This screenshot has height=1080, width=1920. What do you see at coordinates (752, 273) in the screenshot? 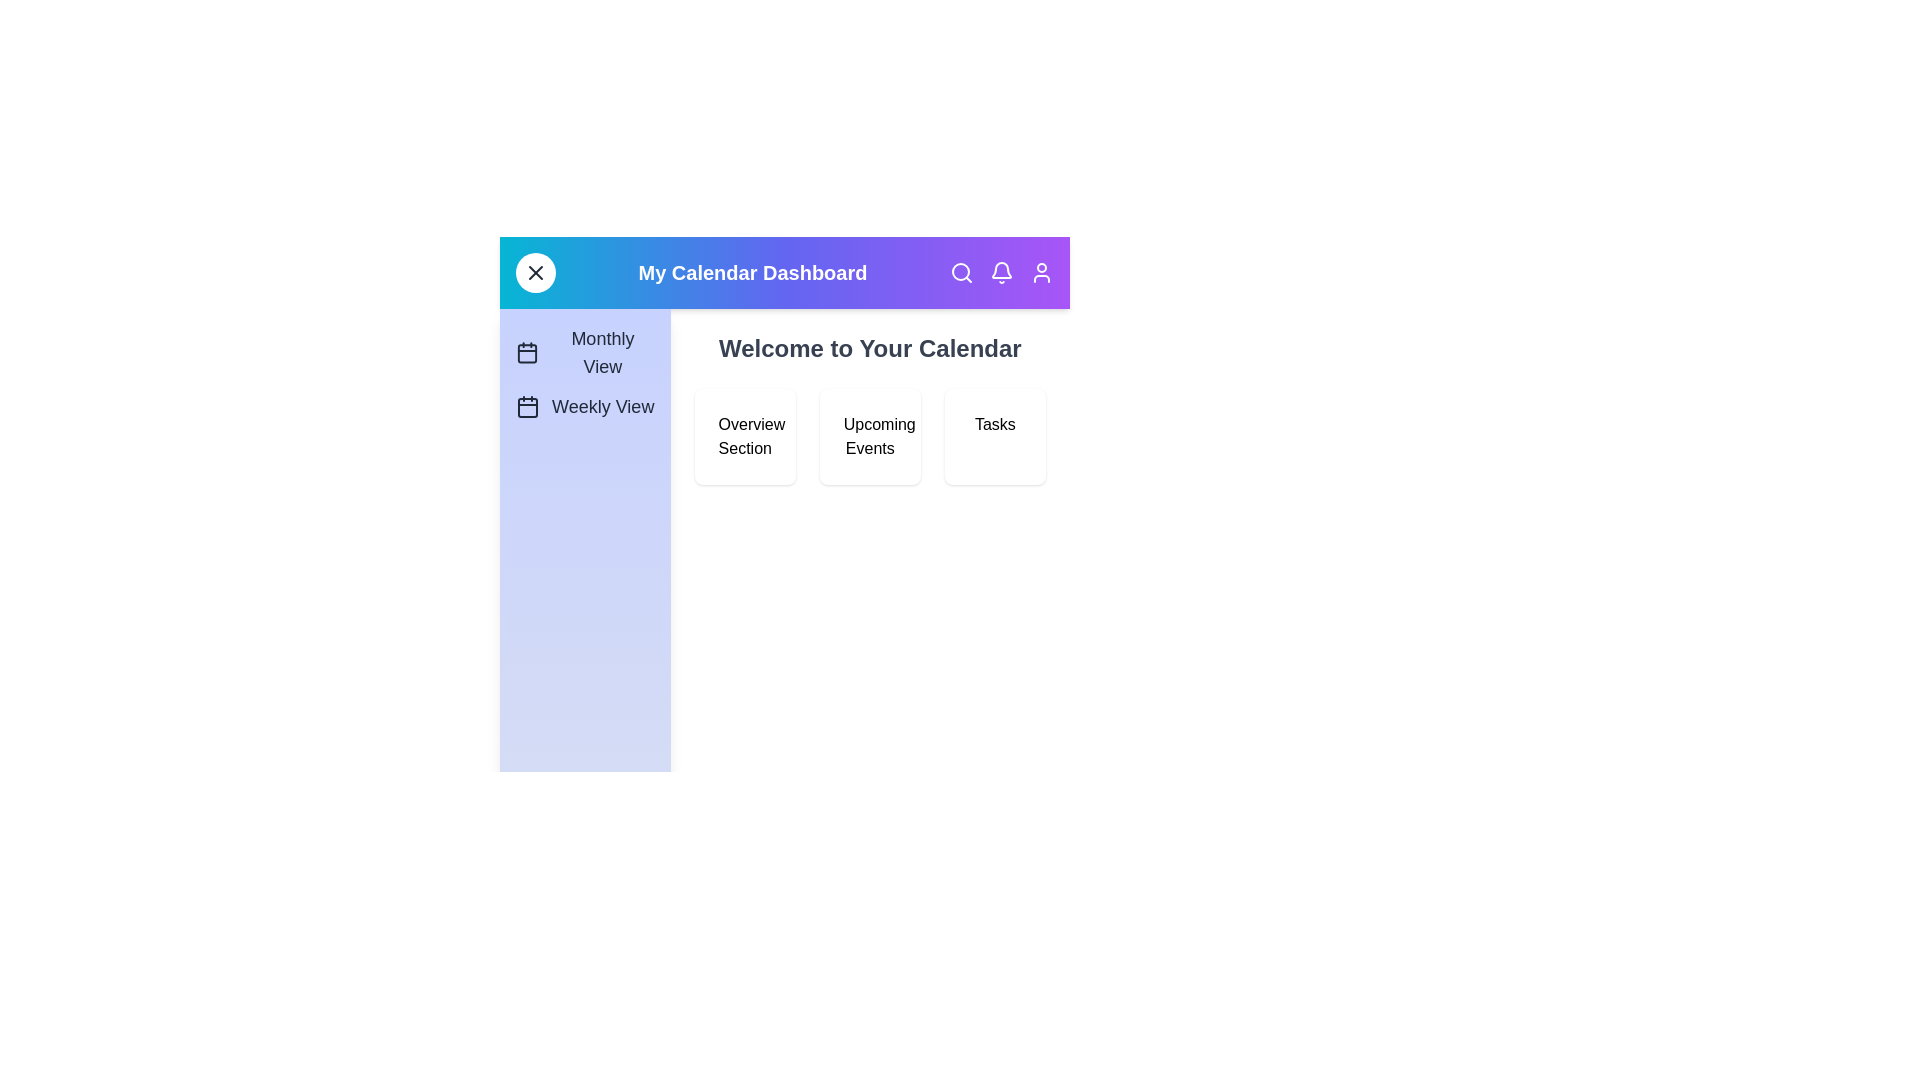
I see `the heading text label 'My Calendar Dashboard', which is in bold, extra-large font and positioned in the center of the header section with a gradient background` at bounding box center [752, 273].